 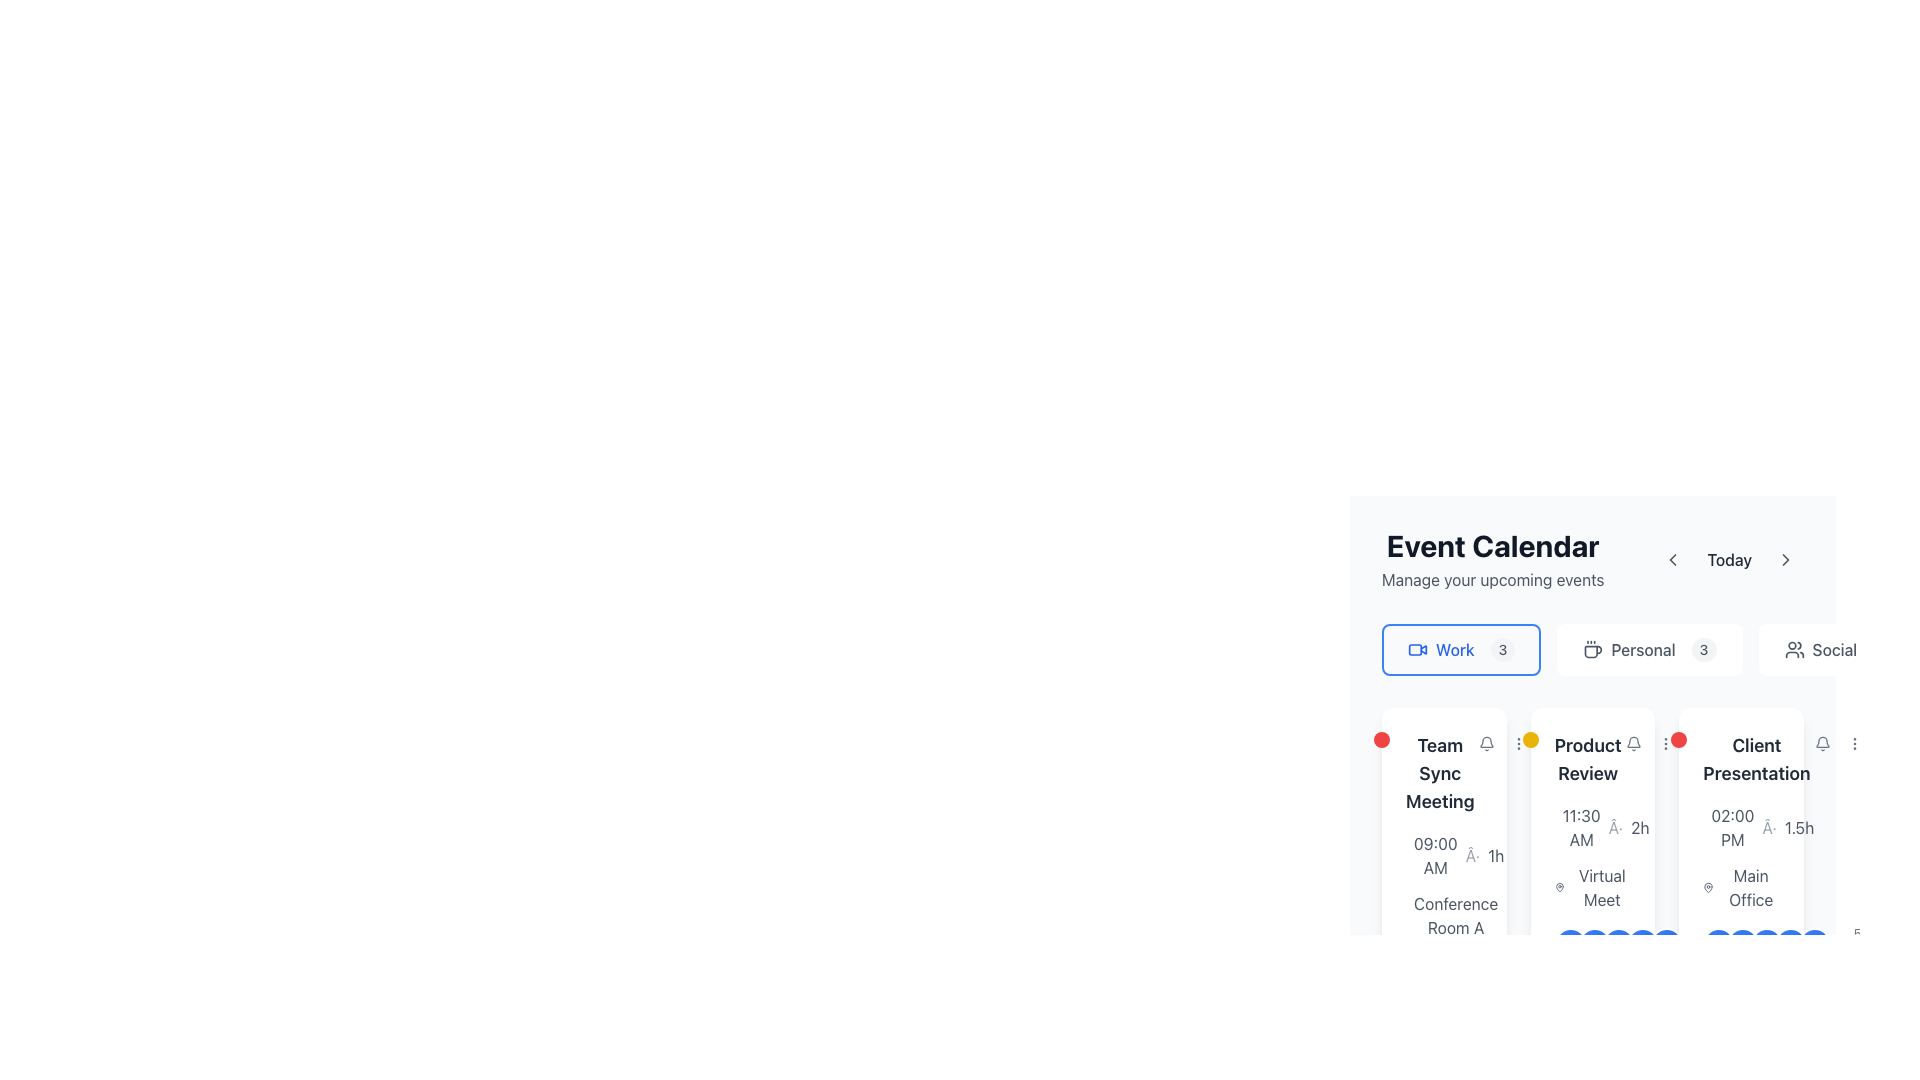 What do you see at coordinates (1666, 944) in the screenshot?
I see `the small circular badge displaying the letter 'E' within the 'Client Presentation' event card` at bounding box center [1666, 944].